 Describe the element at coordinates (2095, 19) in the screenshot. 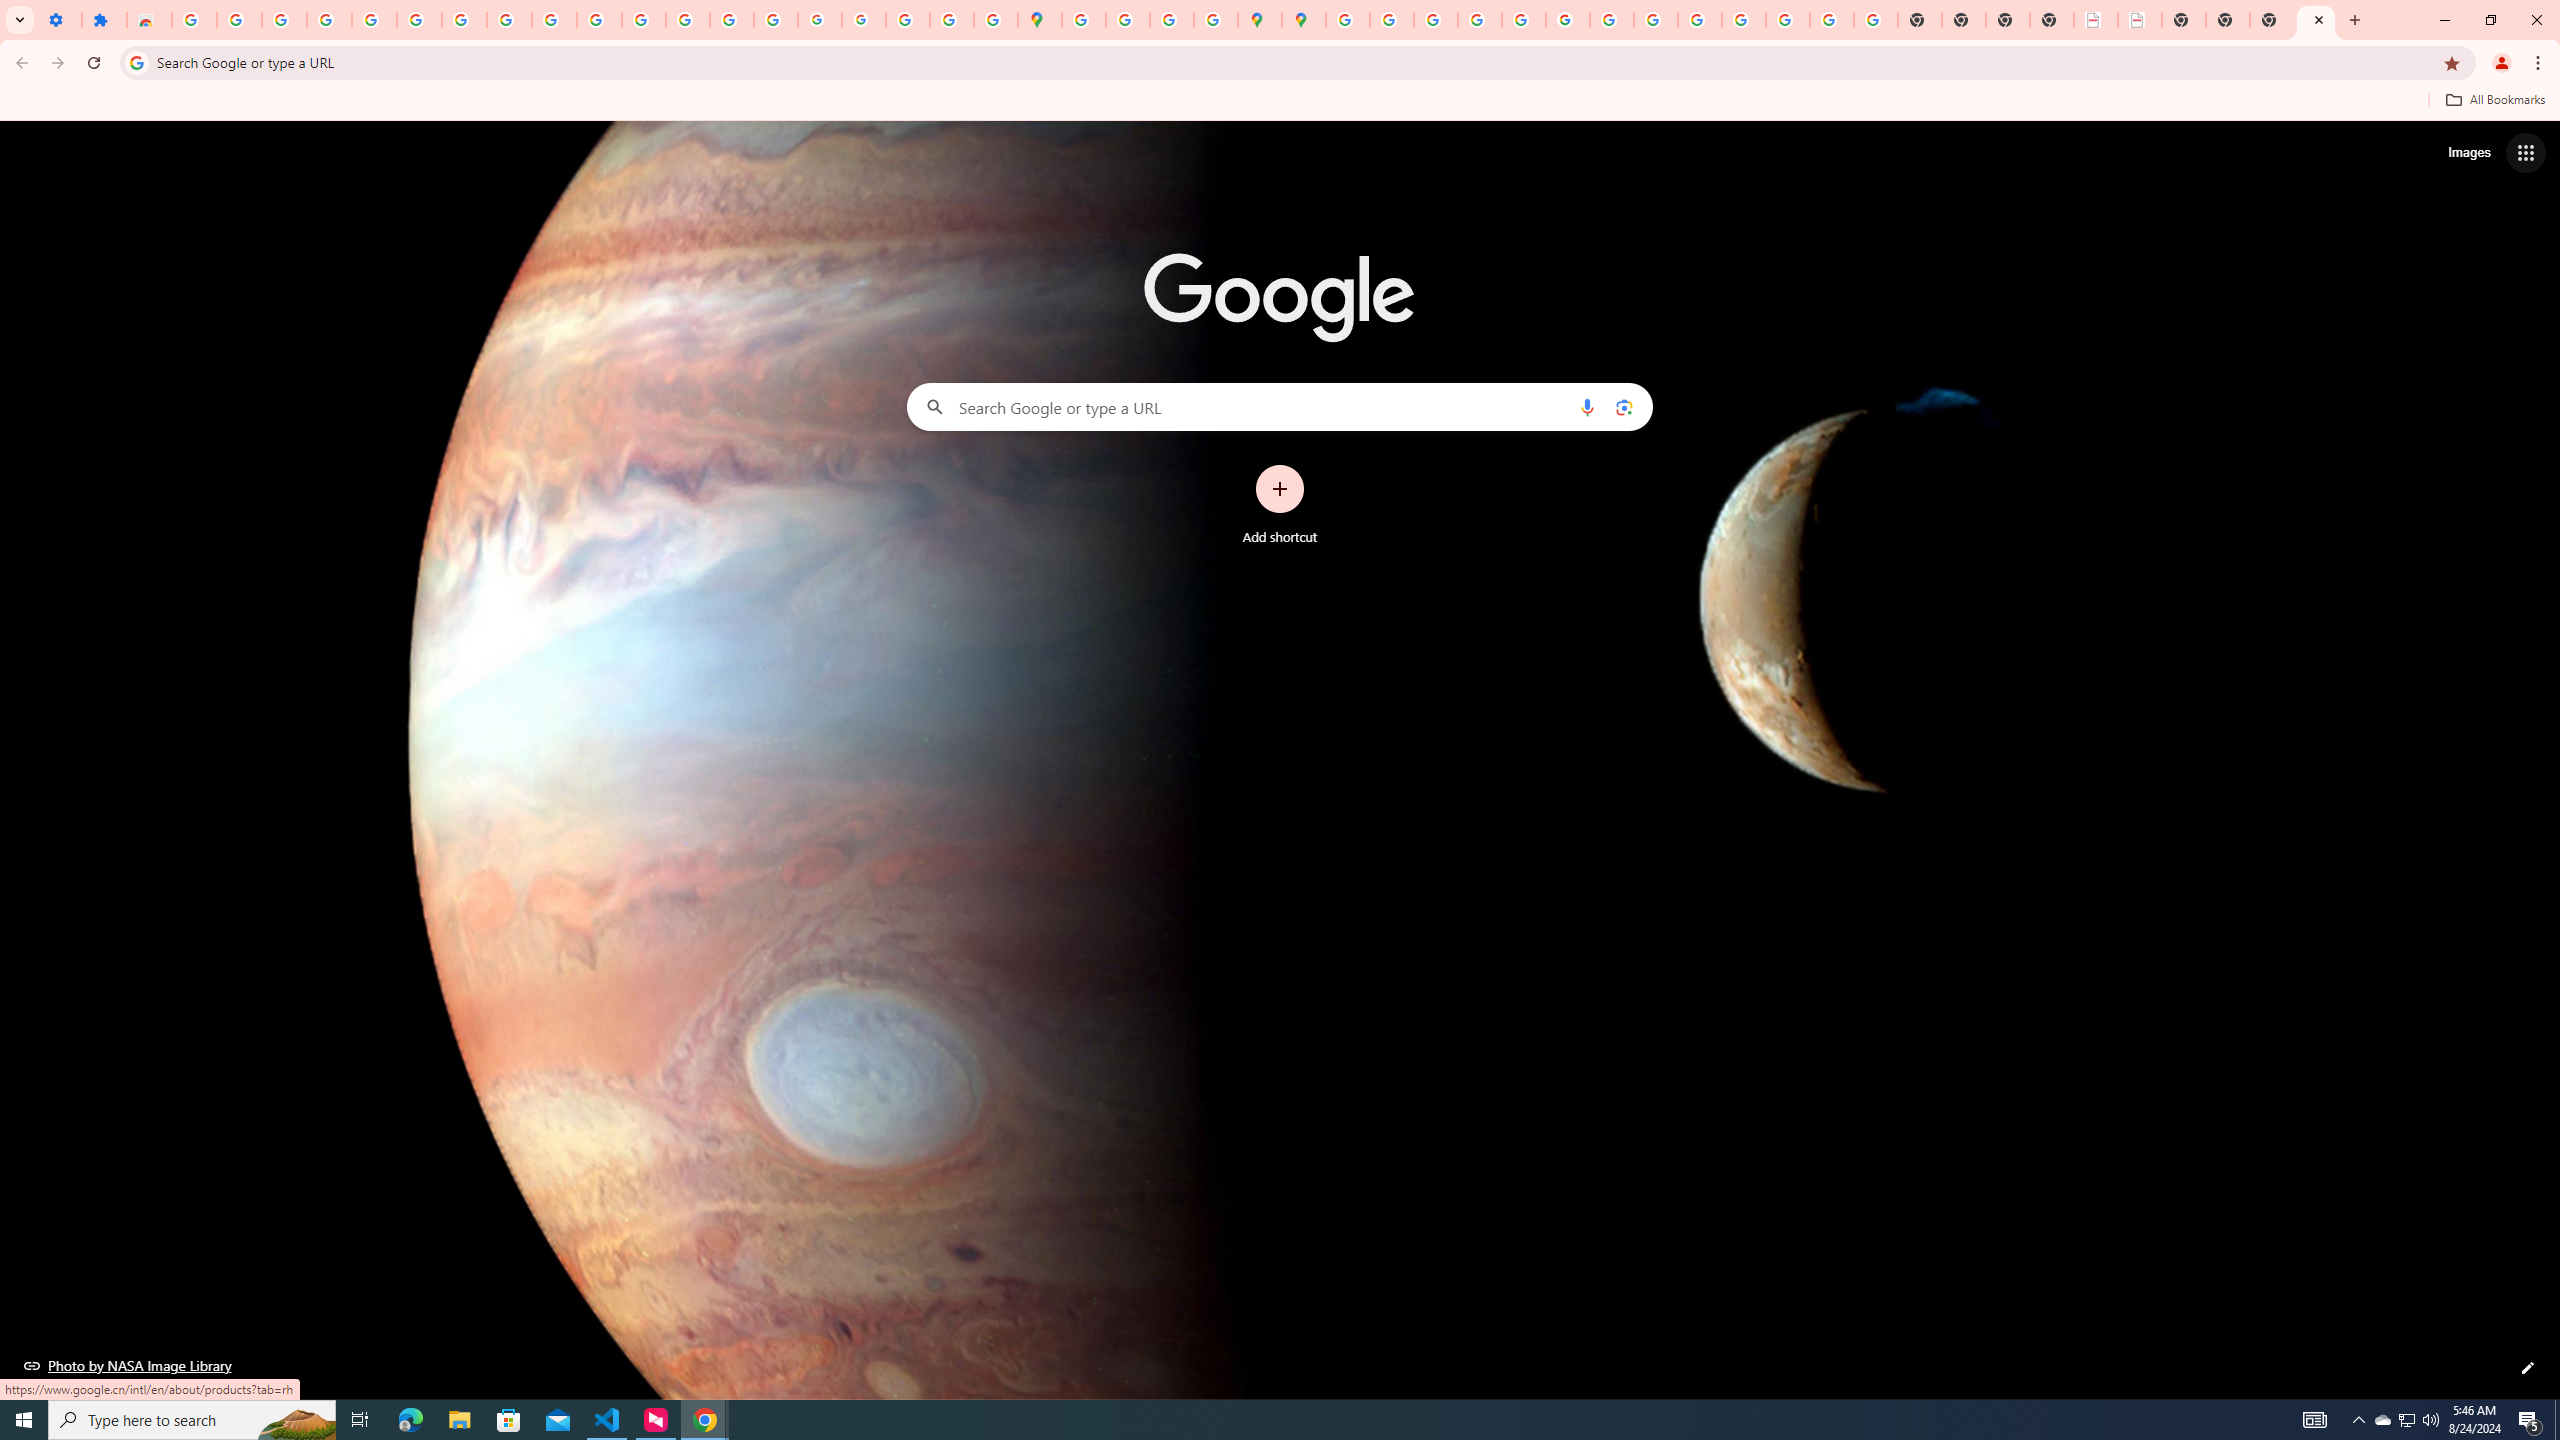

I see `'LAAD Defence & Security 2025 | BAE Systems'` at that location.